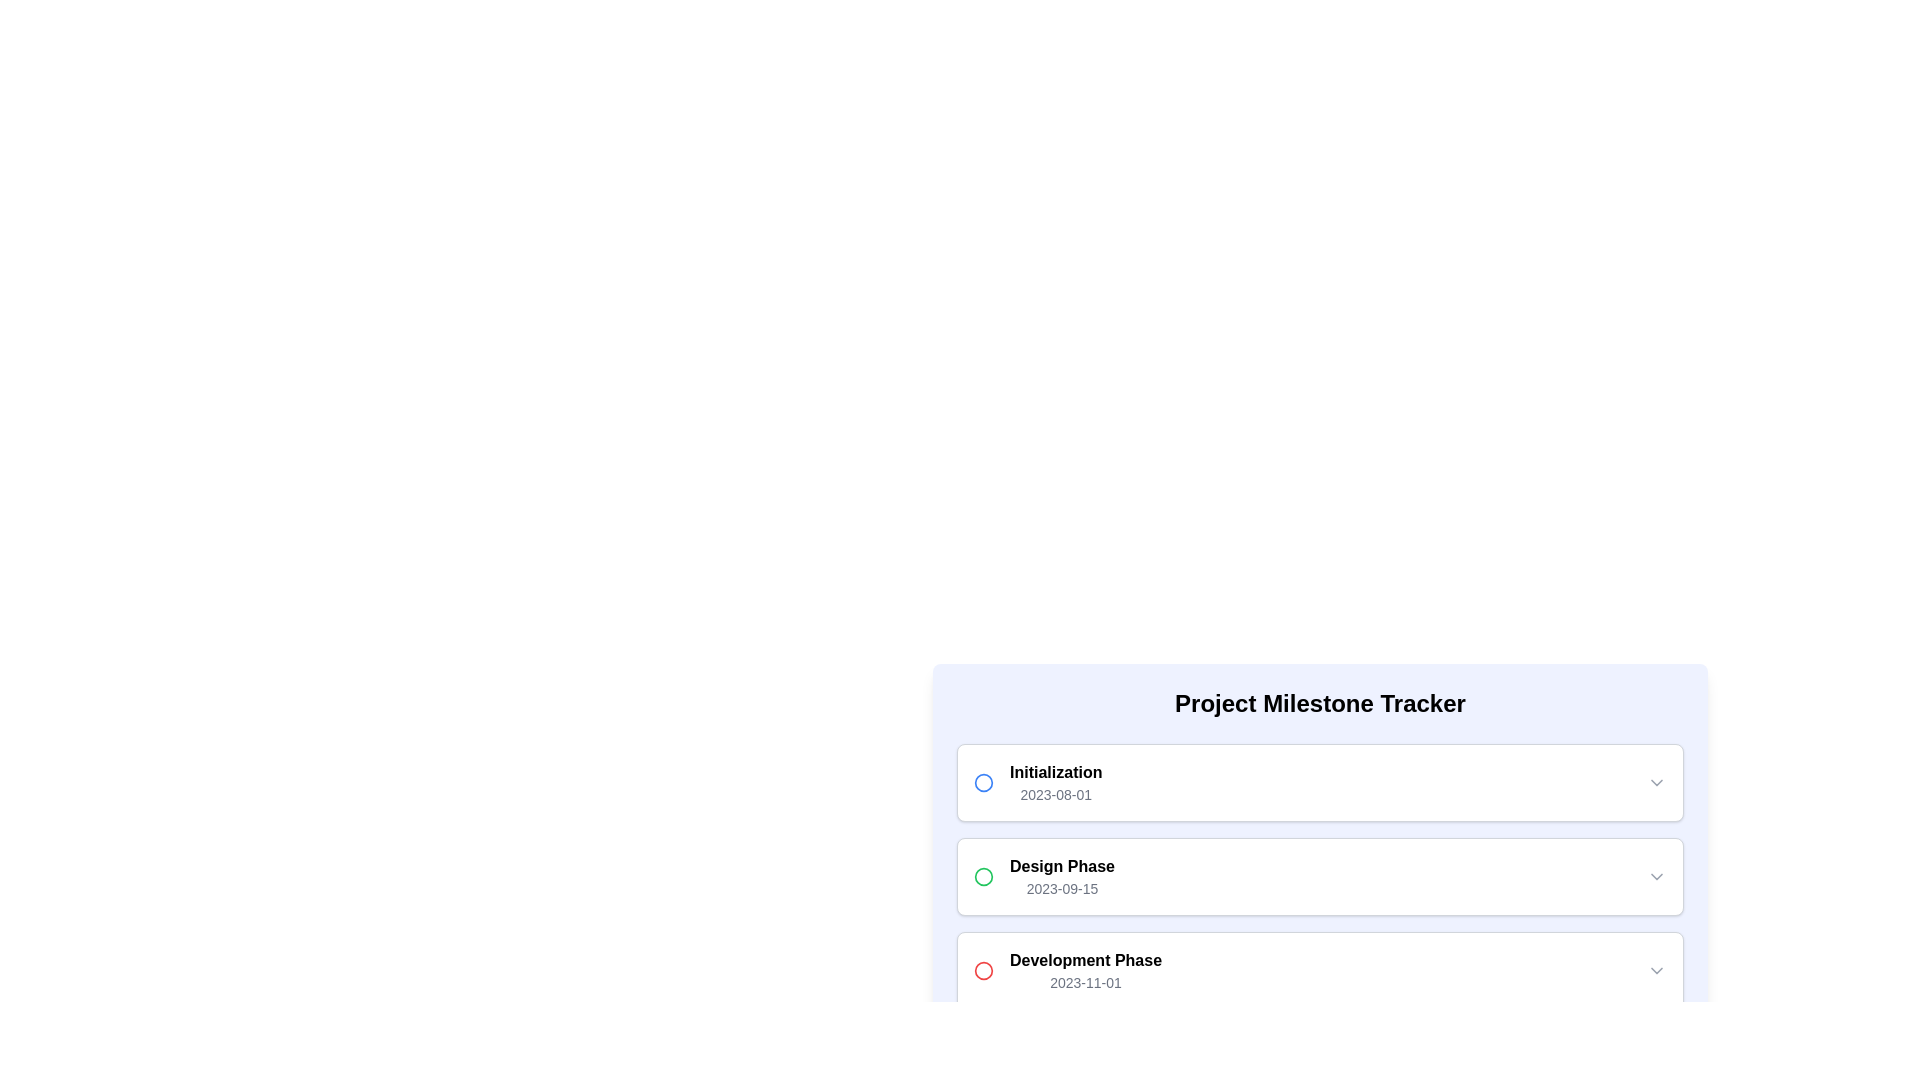 This screenshot has height=1080, width=1920. I want to click on the 'Initialization' milestone icon in the milestone tracker interface, which is the first icon in the list of phases, so click(983, 782).